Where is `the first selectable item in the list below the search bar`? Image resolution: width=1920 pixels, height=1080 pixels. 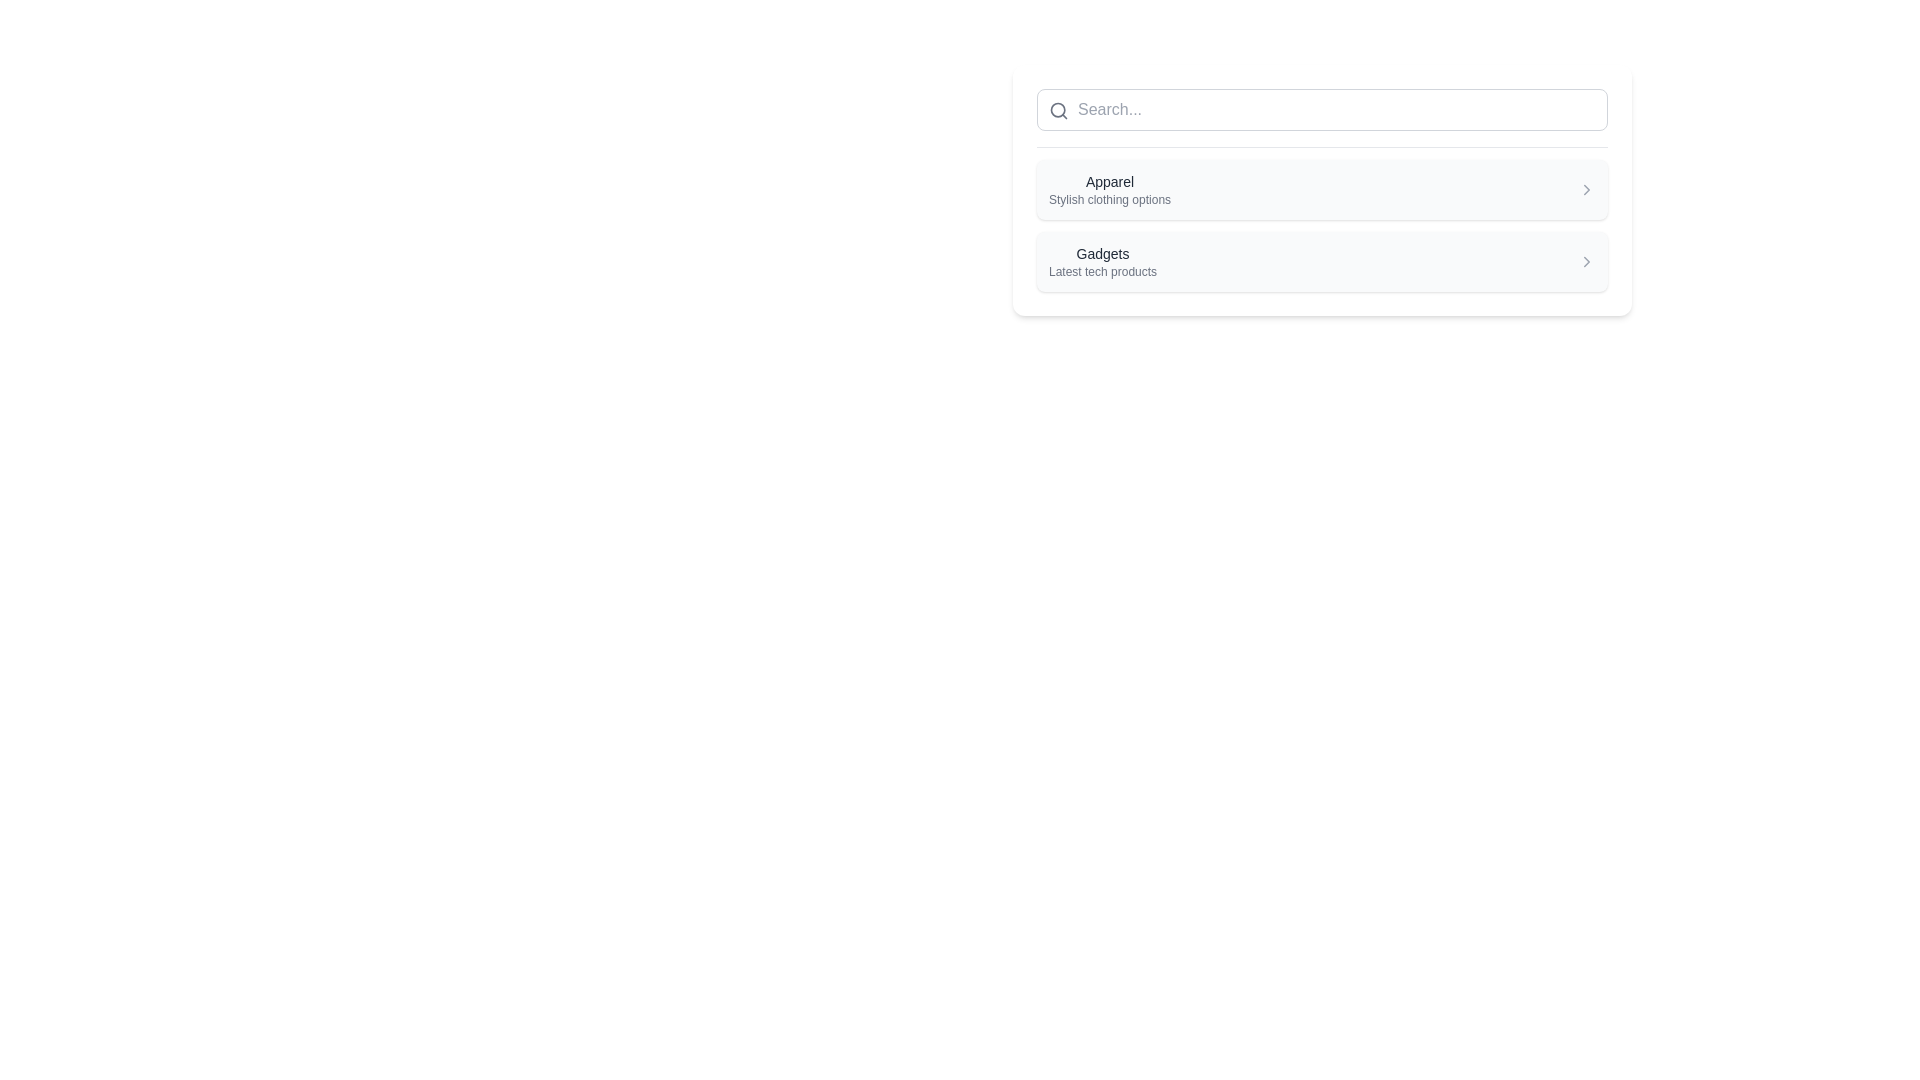 the first selectable item in the list below the search bar is located at coordinates (1322, 190).